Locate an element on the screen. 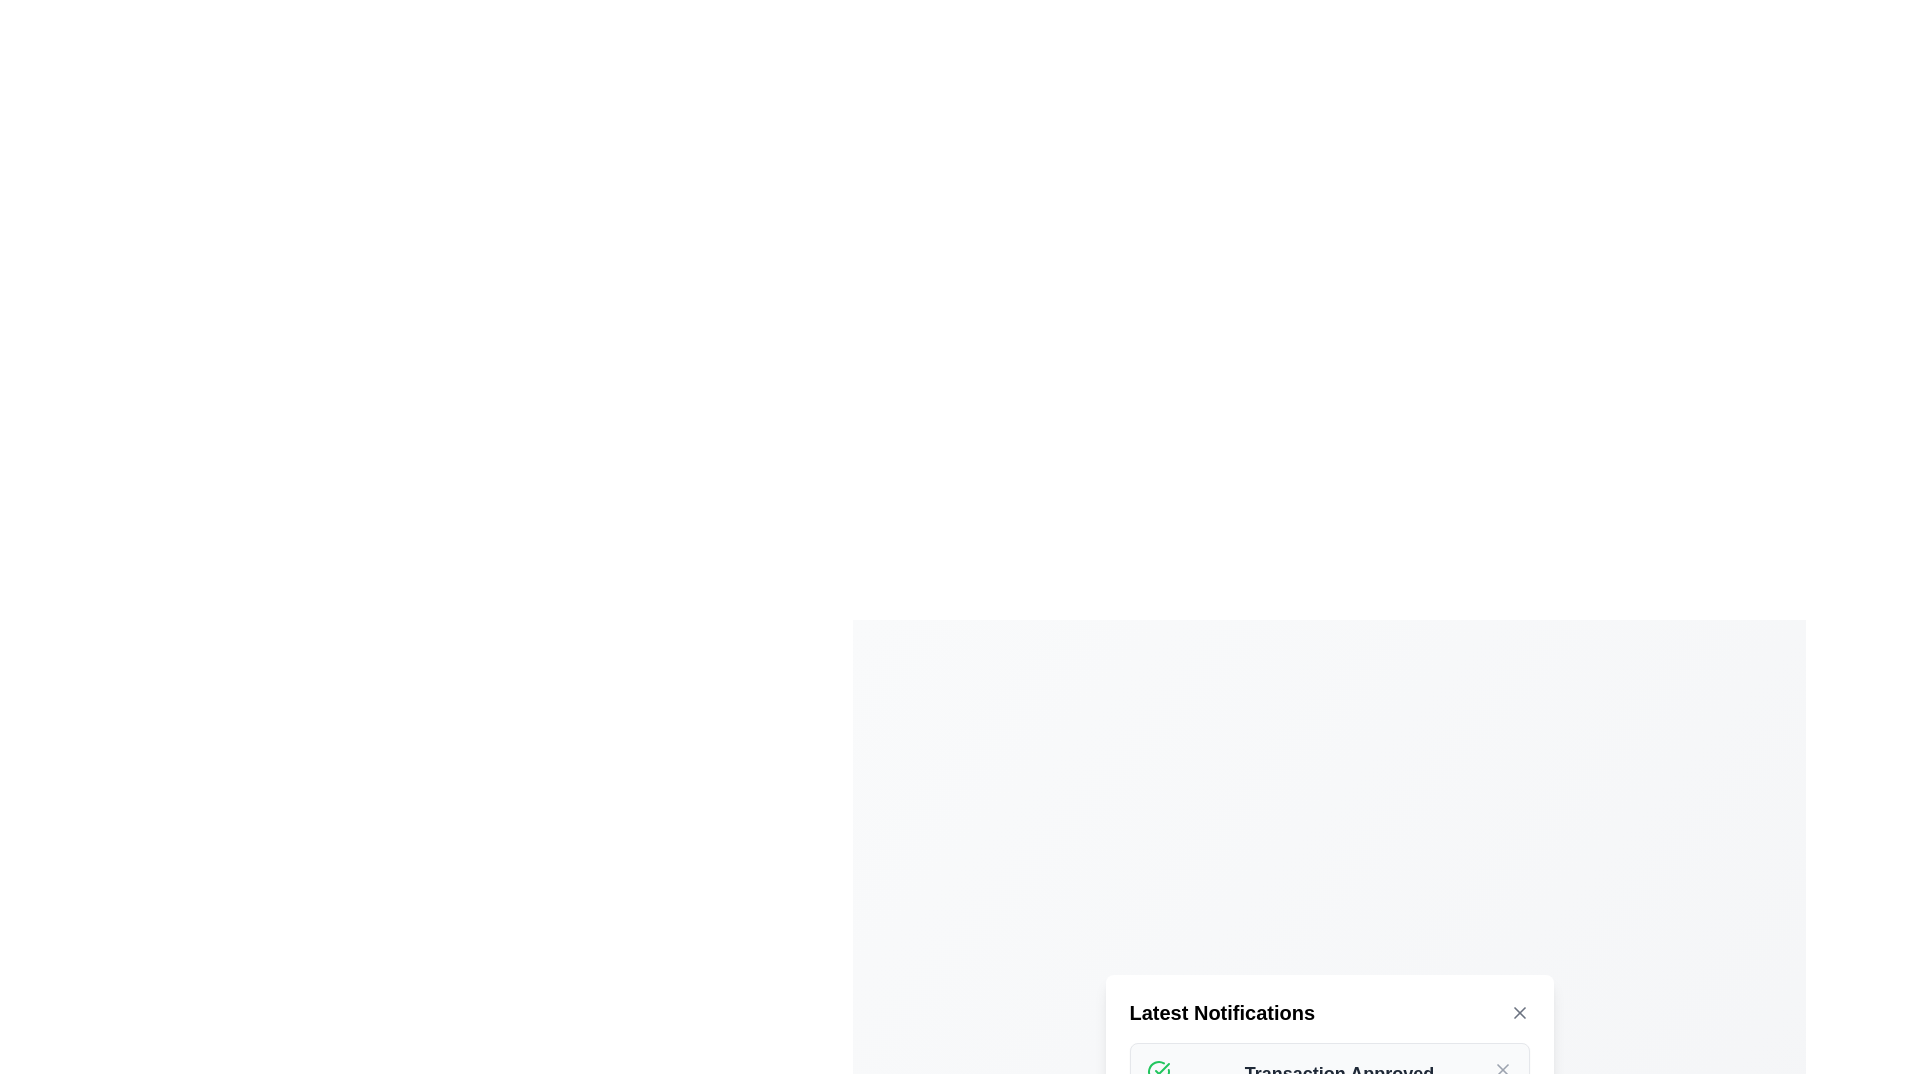 The image size is (1920, 1080). the Close Button Icon, which is a diagonal cross mark ('X') symbol located at the top-right corner of the notification panel is located at coordinates (1502, 1068).